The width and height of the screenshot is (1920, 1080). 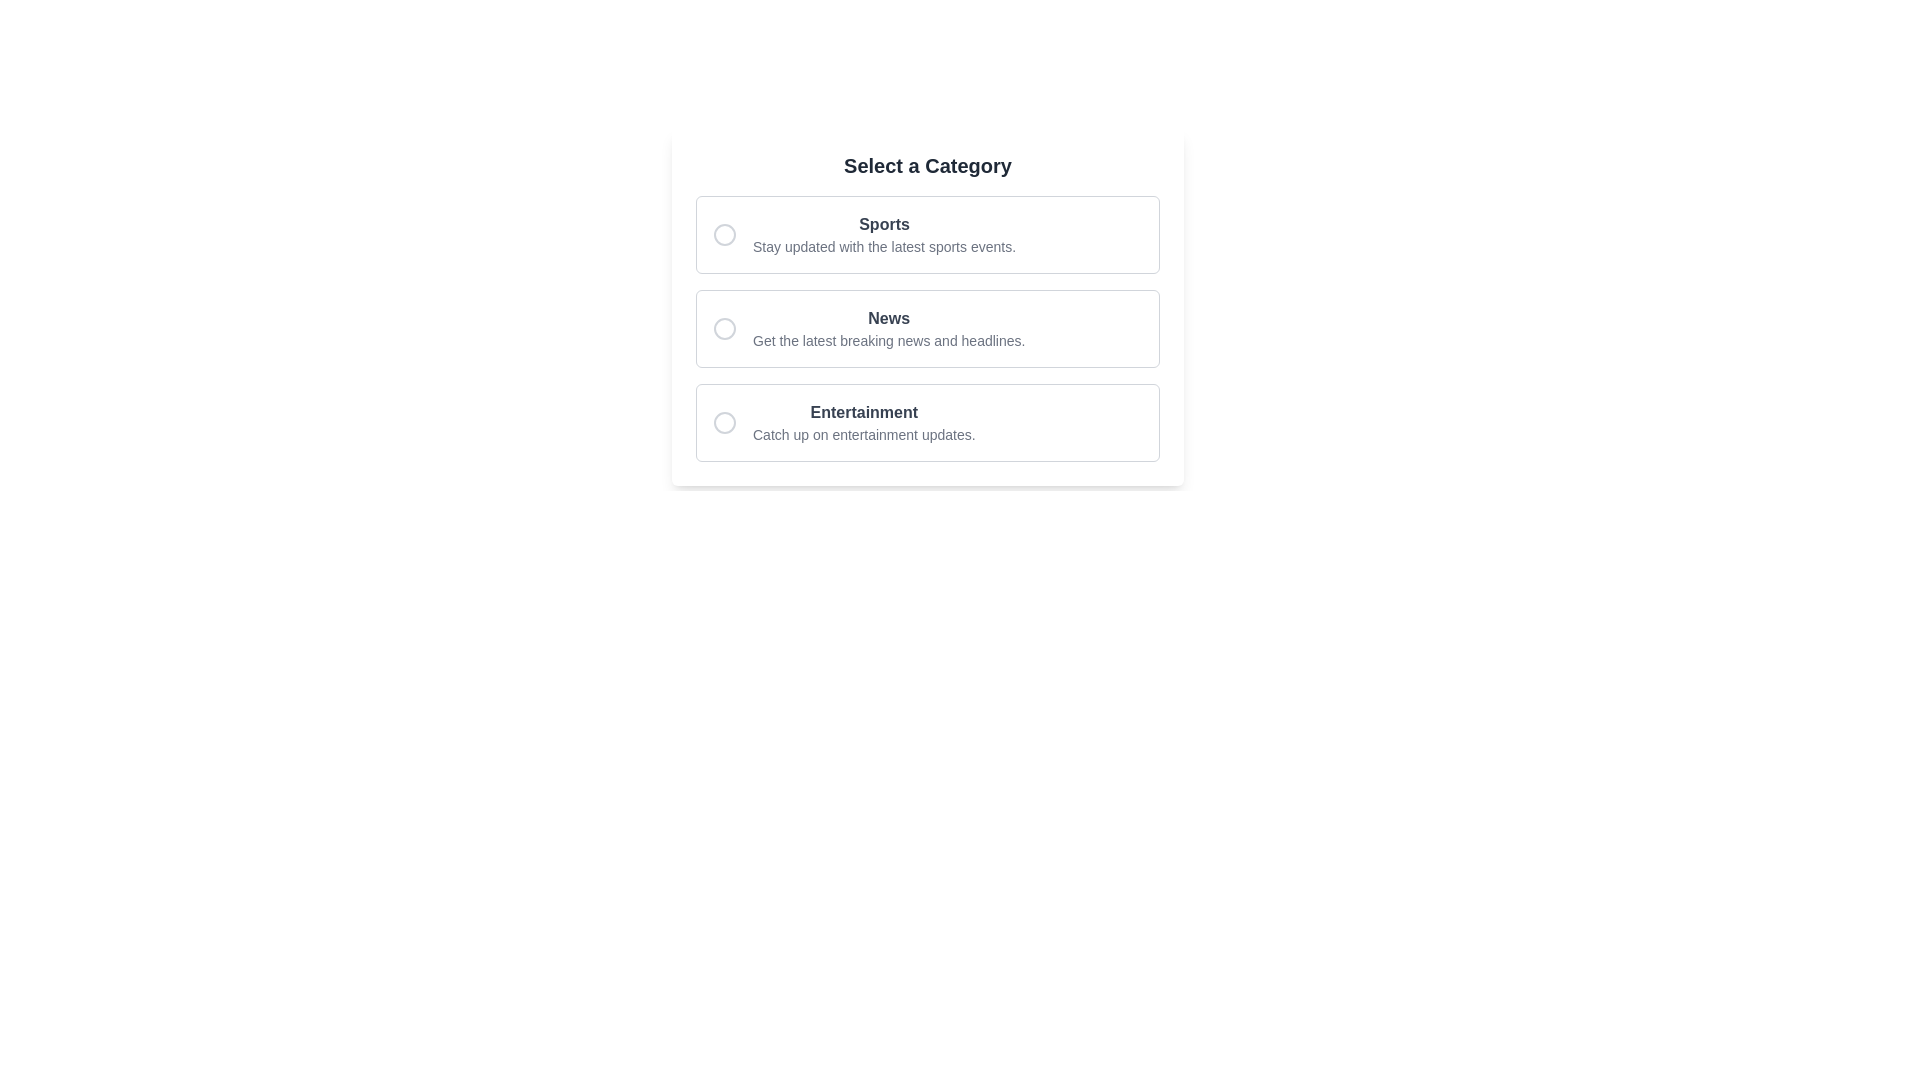 I want to click on the 'Sports' selectable card, which is the first in the list under 'Select a Category', so click(x=926, y=234).